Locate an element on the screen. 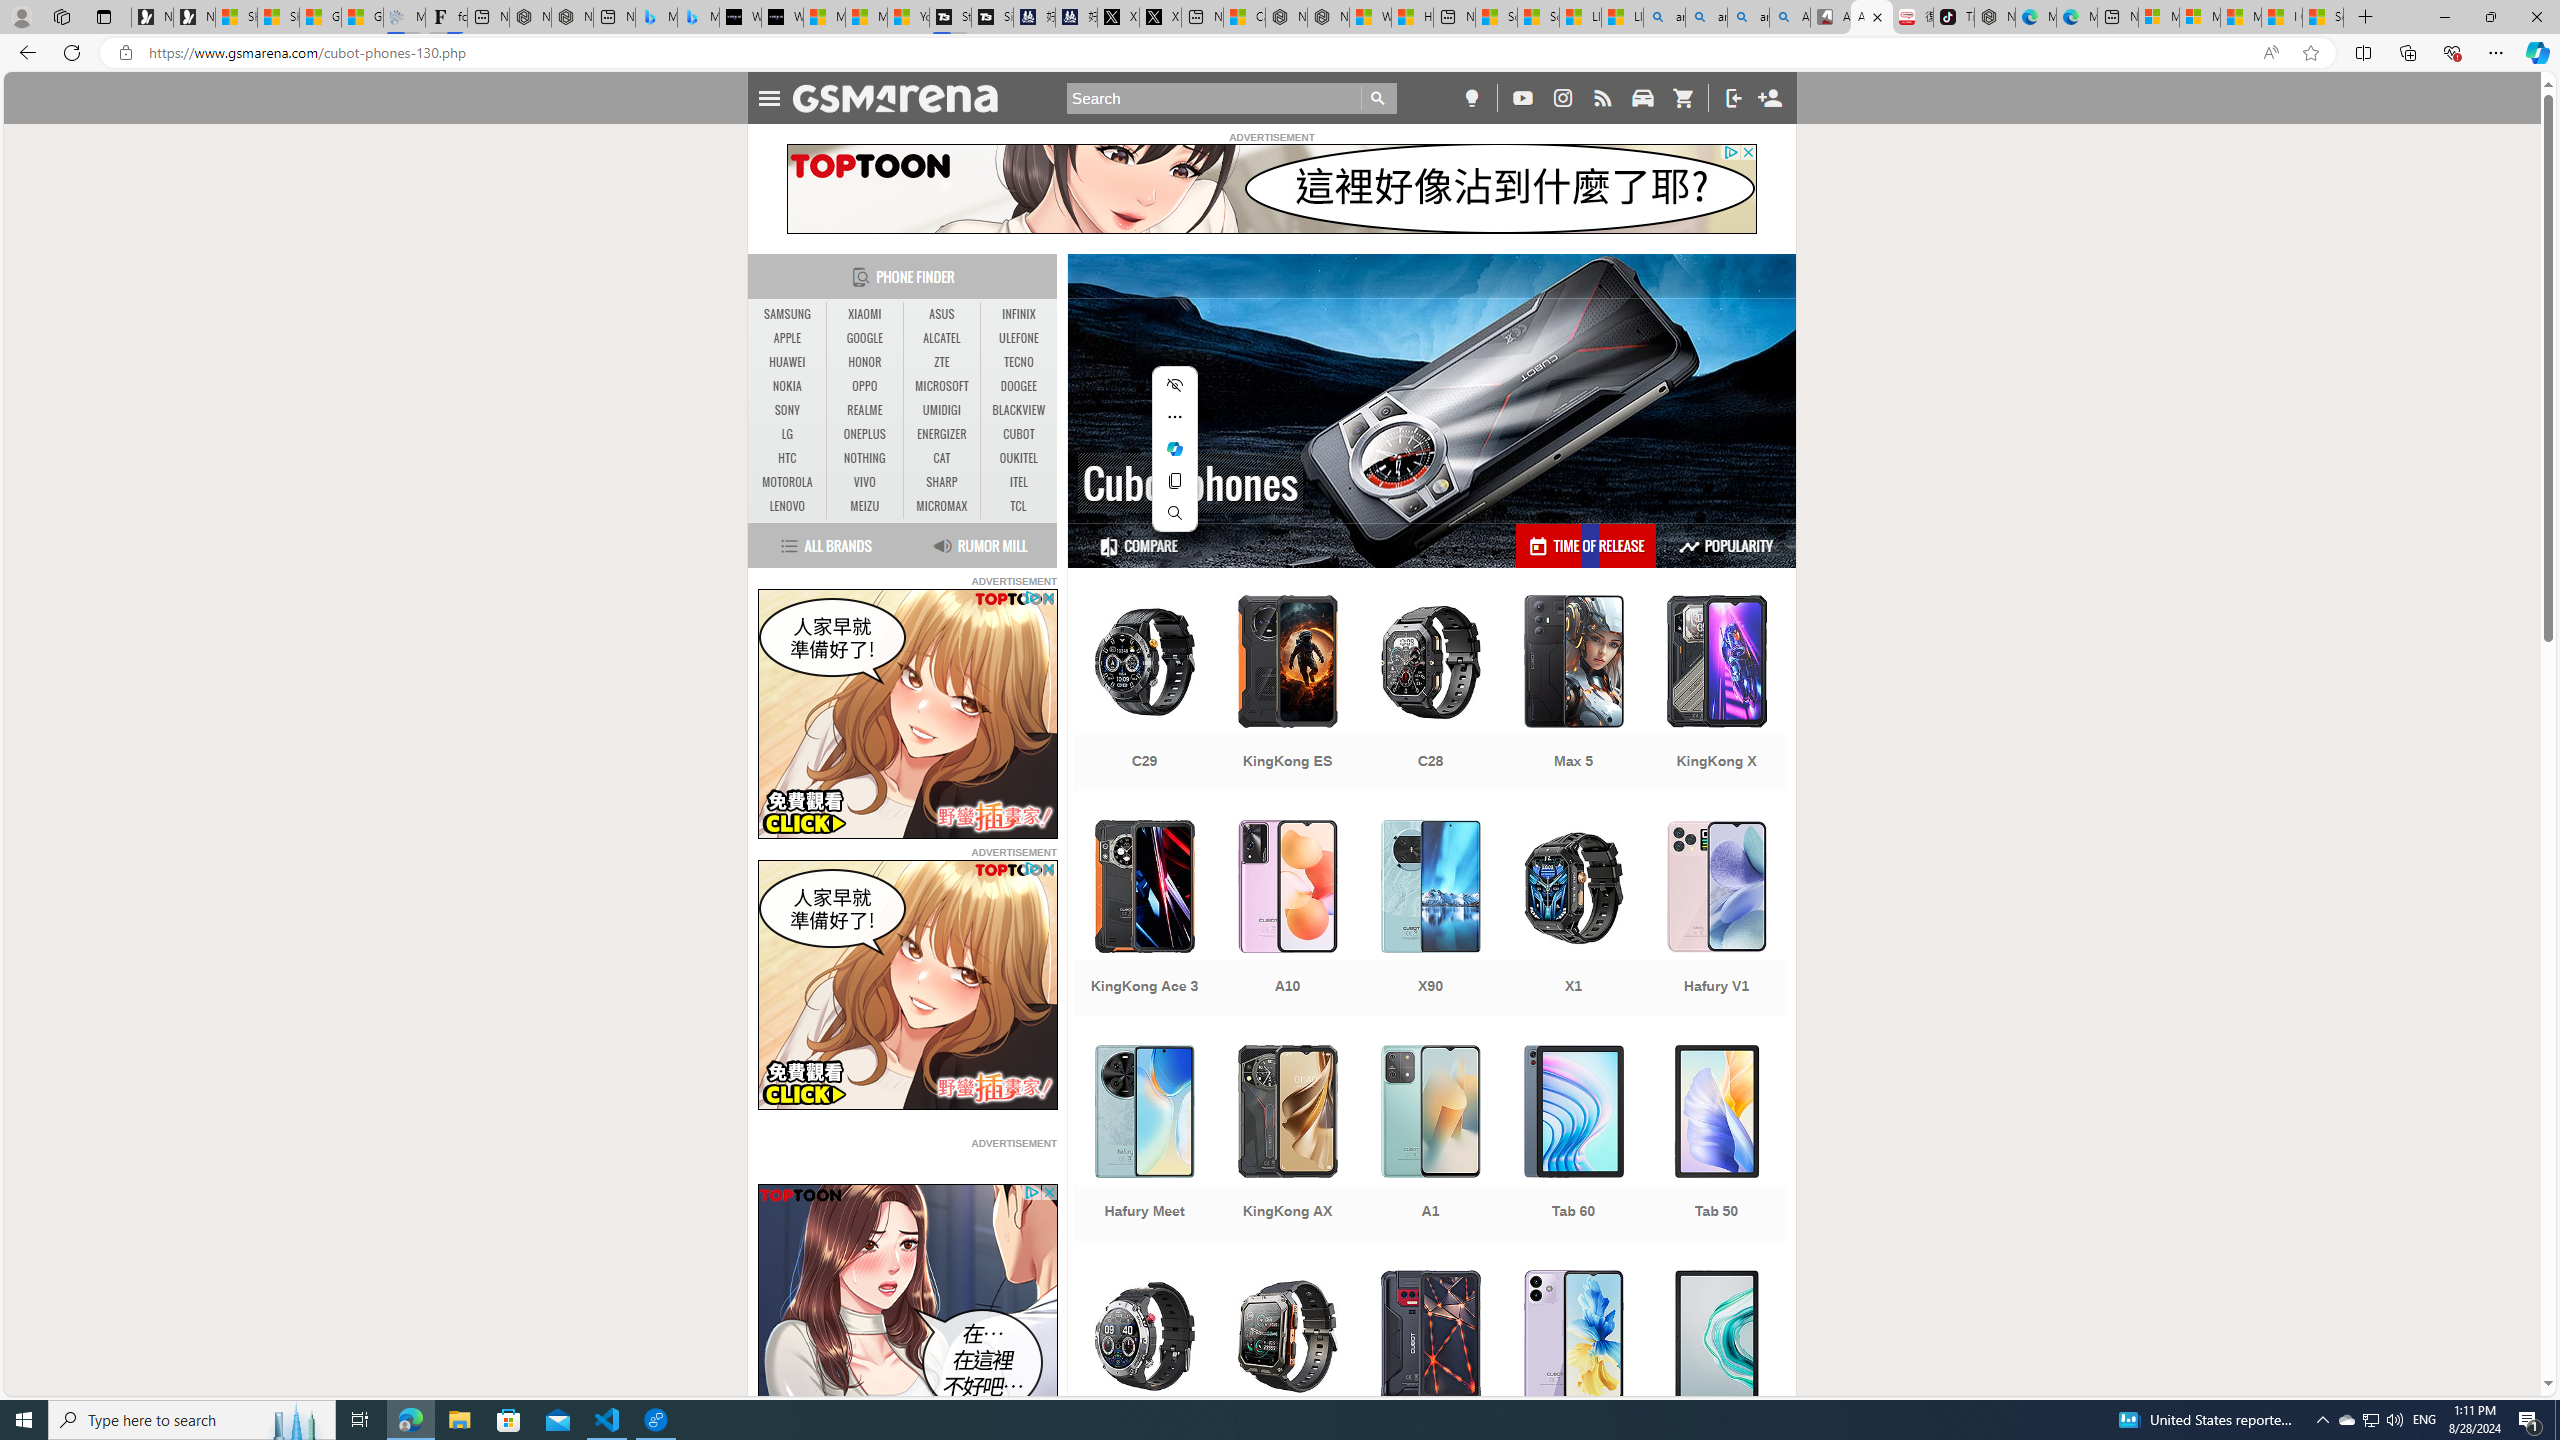 The width and height of the screenshot is (2560, 1440). 'XIAOMI' is located at coordinates (864, 314).